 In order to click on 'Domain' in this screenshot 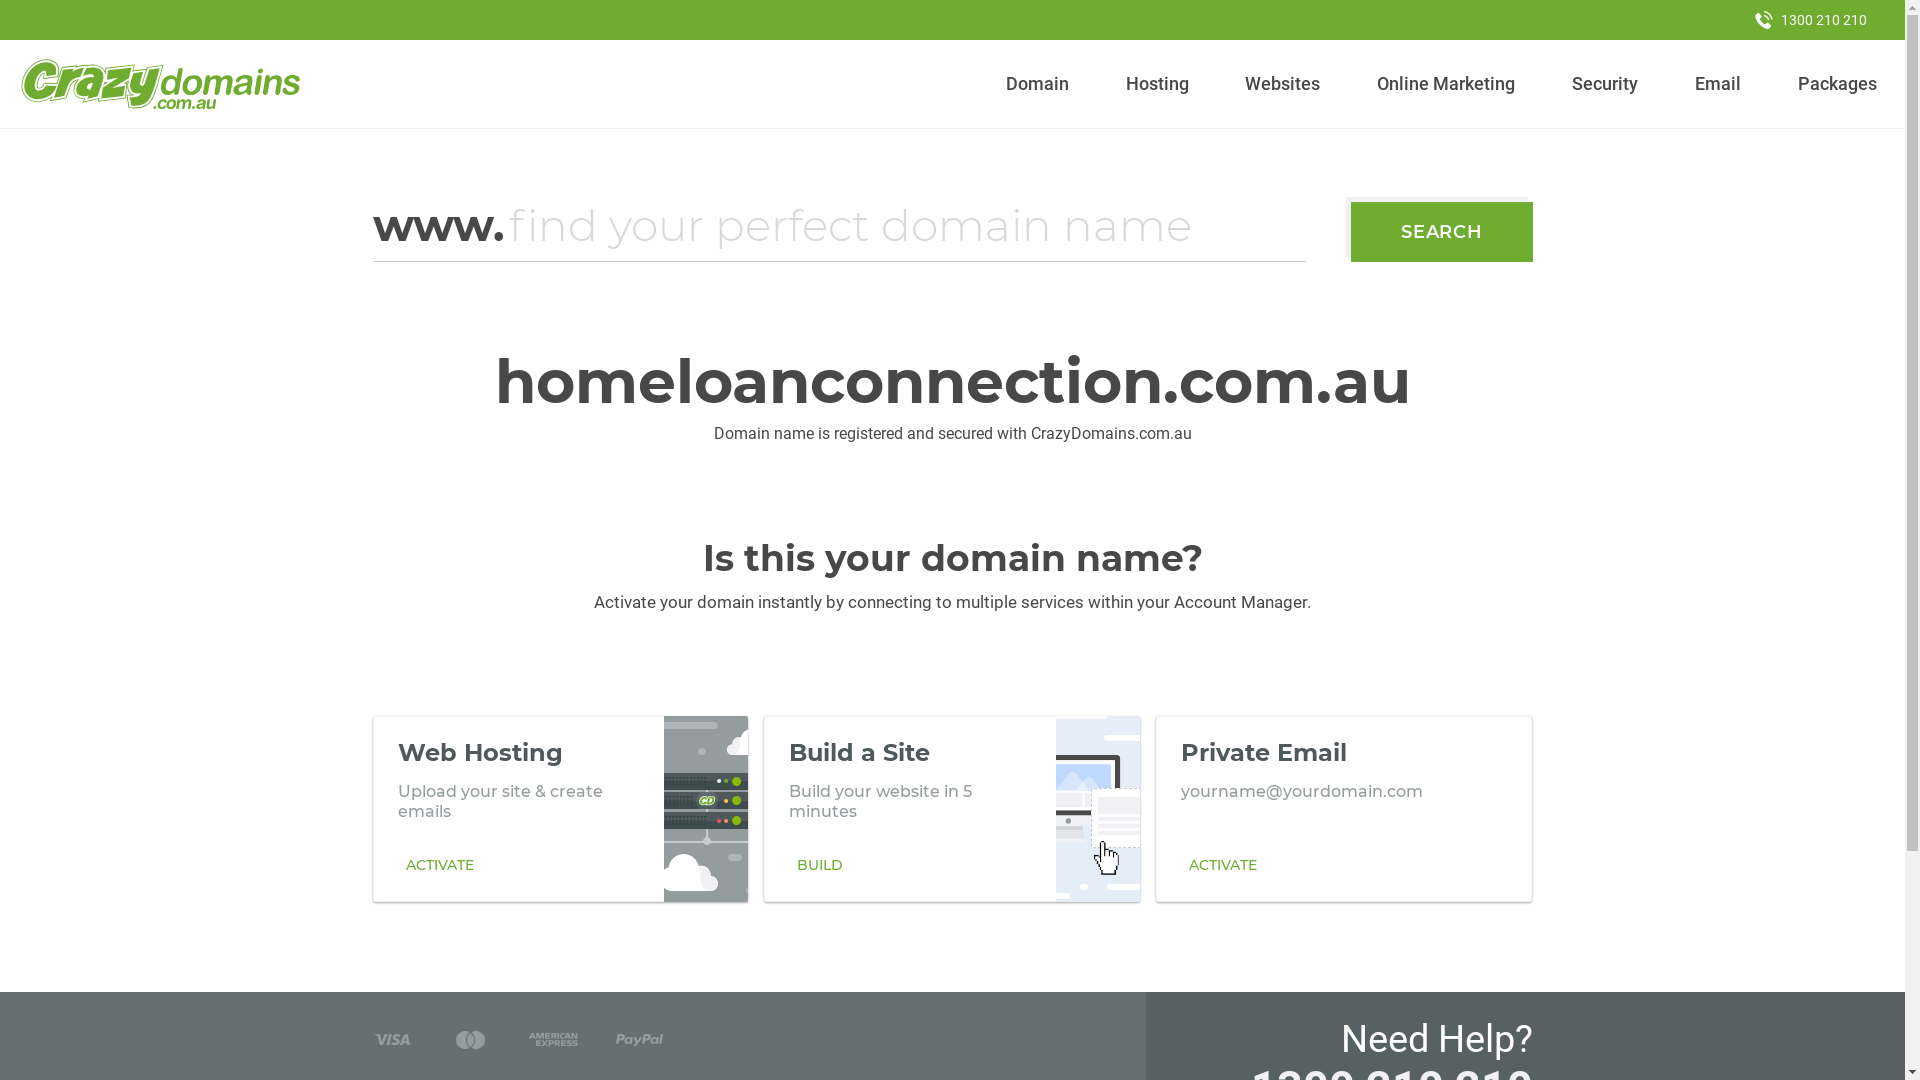, I will do `click(1037, 83)`.